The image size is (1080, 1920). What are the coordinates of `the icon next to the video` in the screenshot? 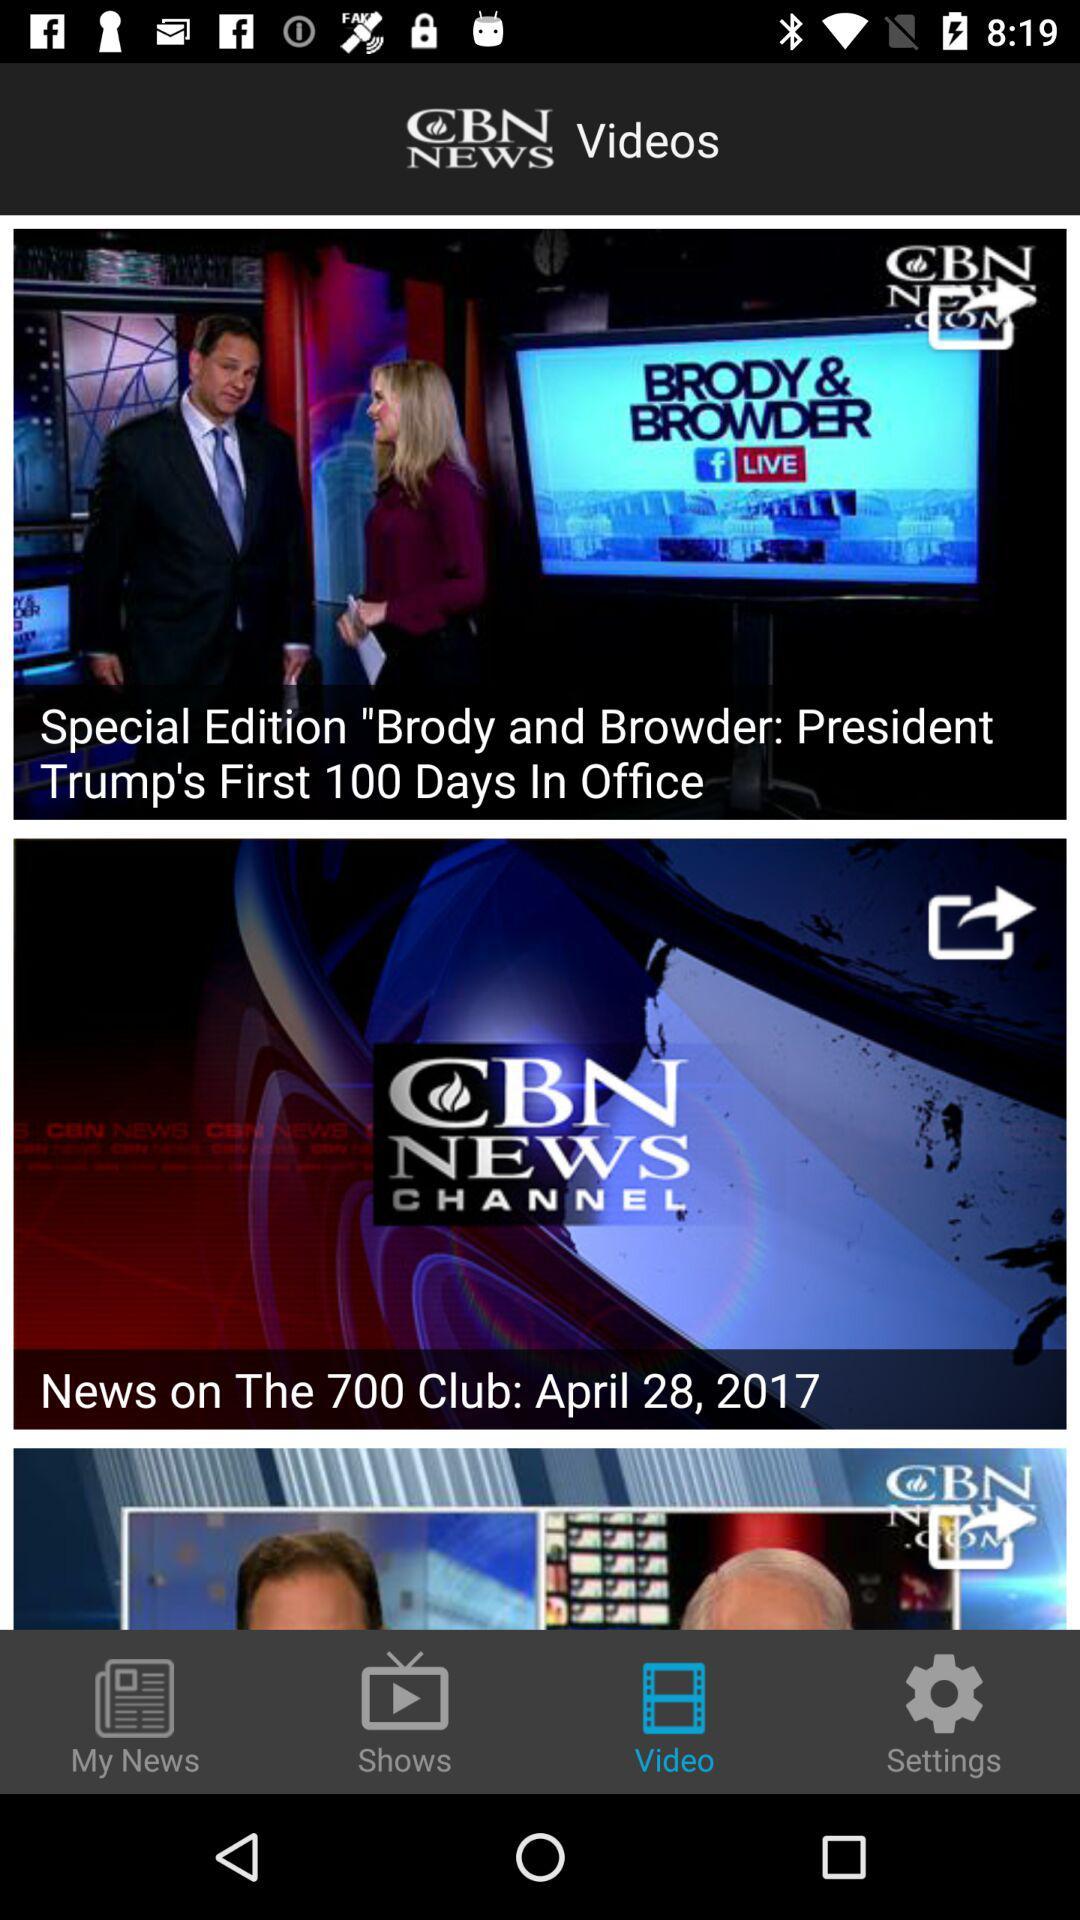 It's located at (944, 1712).